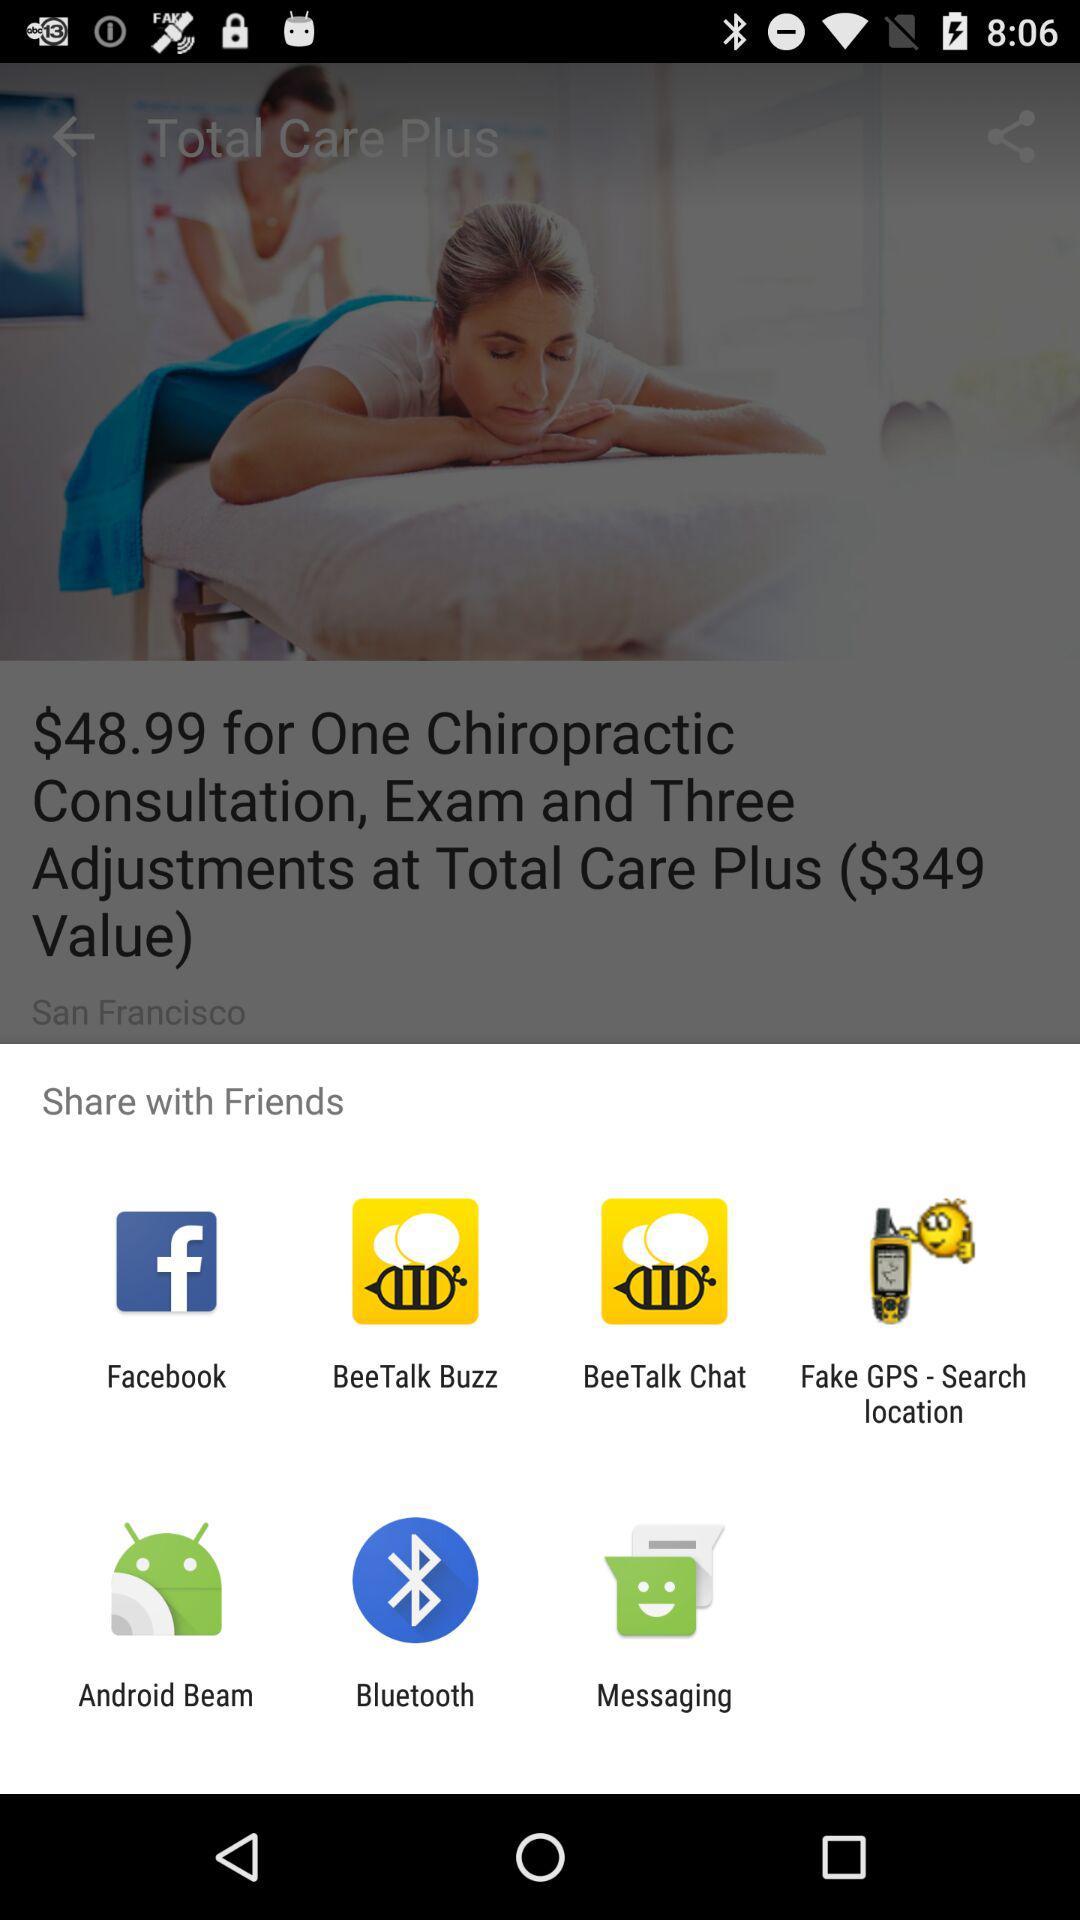  I want to click on app next to android beam app, so click(414, 1711).